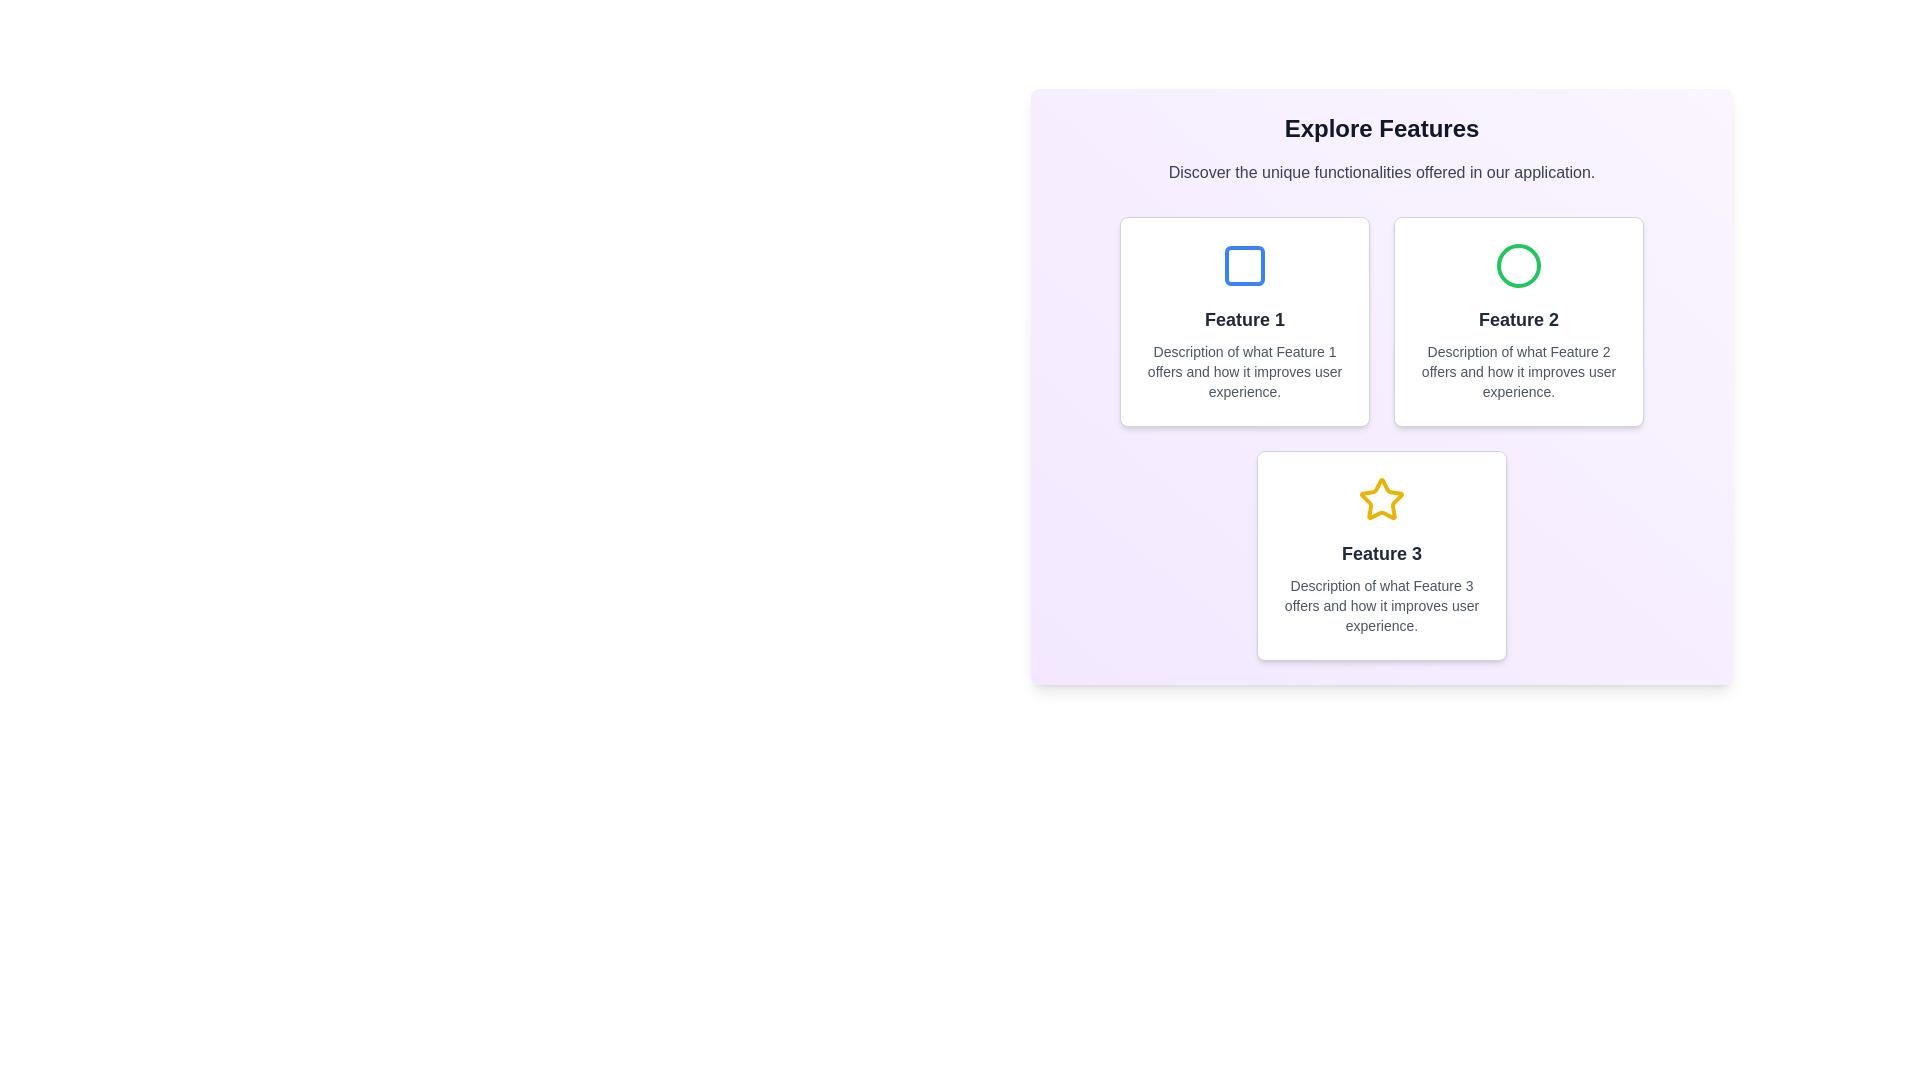 The width and height of the screenshot is (1920, 1080). I want to click on the text label reading 'Feature 1' located in the top-left card of the grid, positioned below the icon and above the descriptive text, so click(1243, 319).